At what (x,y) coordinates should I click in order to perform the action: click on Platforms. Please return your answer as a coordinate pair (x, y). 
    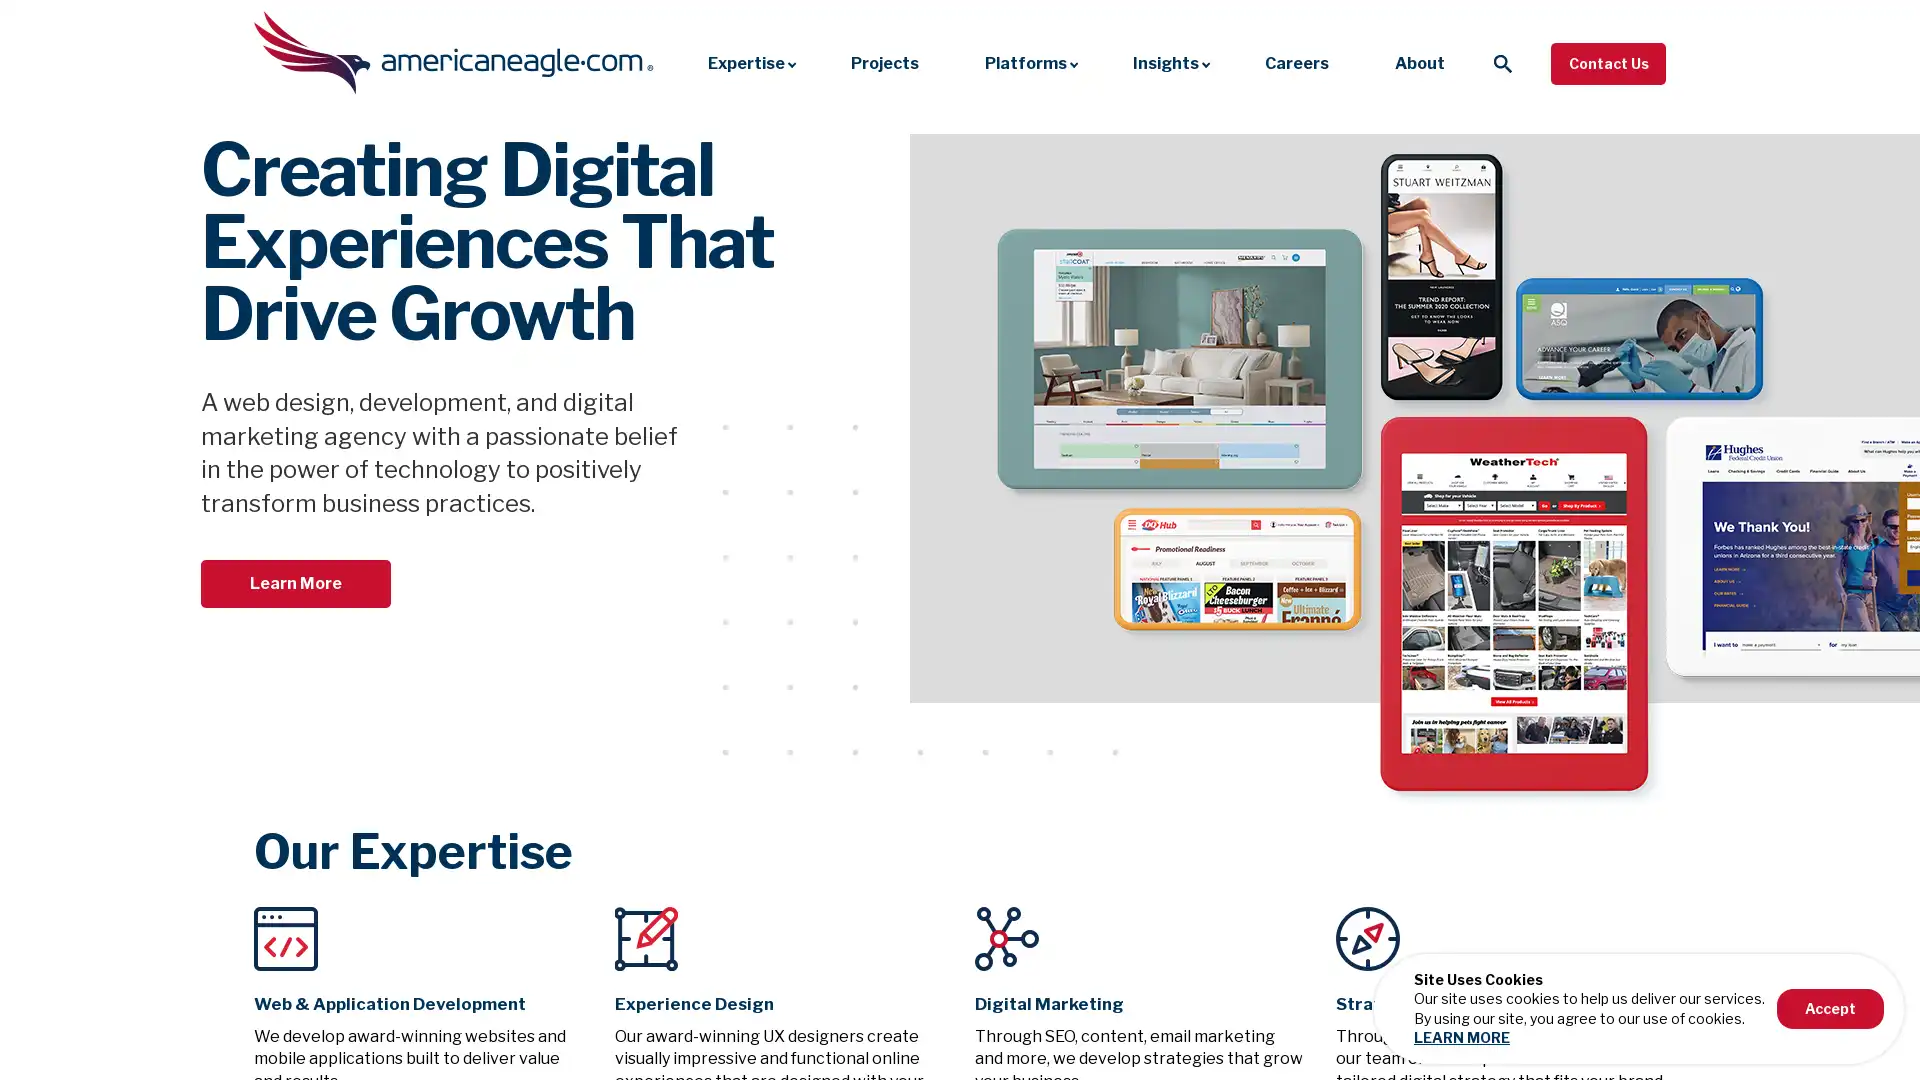
    Looking at the image, I should click on (1026, 62).